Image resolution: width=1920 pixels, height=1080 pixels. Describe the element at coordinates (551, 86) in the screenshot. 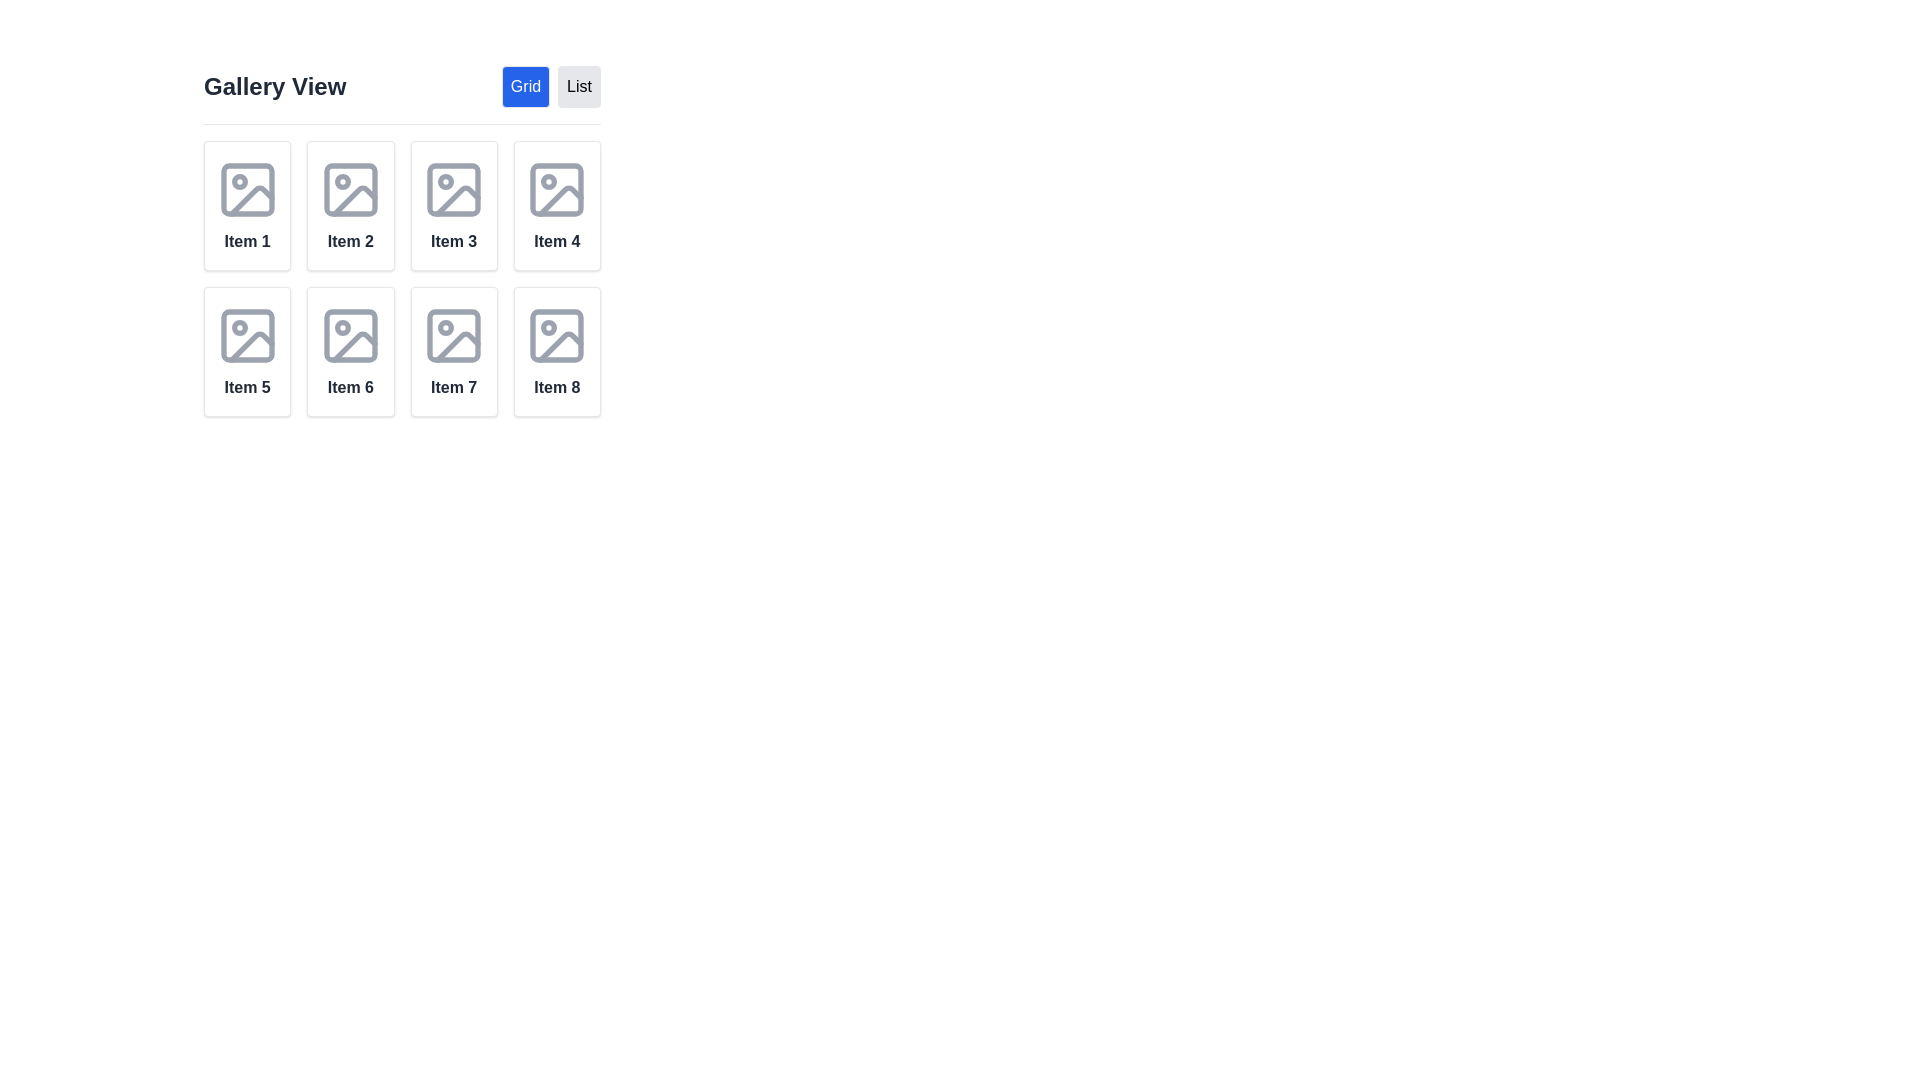

I see `the toggle control combining the 'Grid' and 'List' buttons located in the top-right portion of the interface, to the right of the text 'Gallery View'` at that location.